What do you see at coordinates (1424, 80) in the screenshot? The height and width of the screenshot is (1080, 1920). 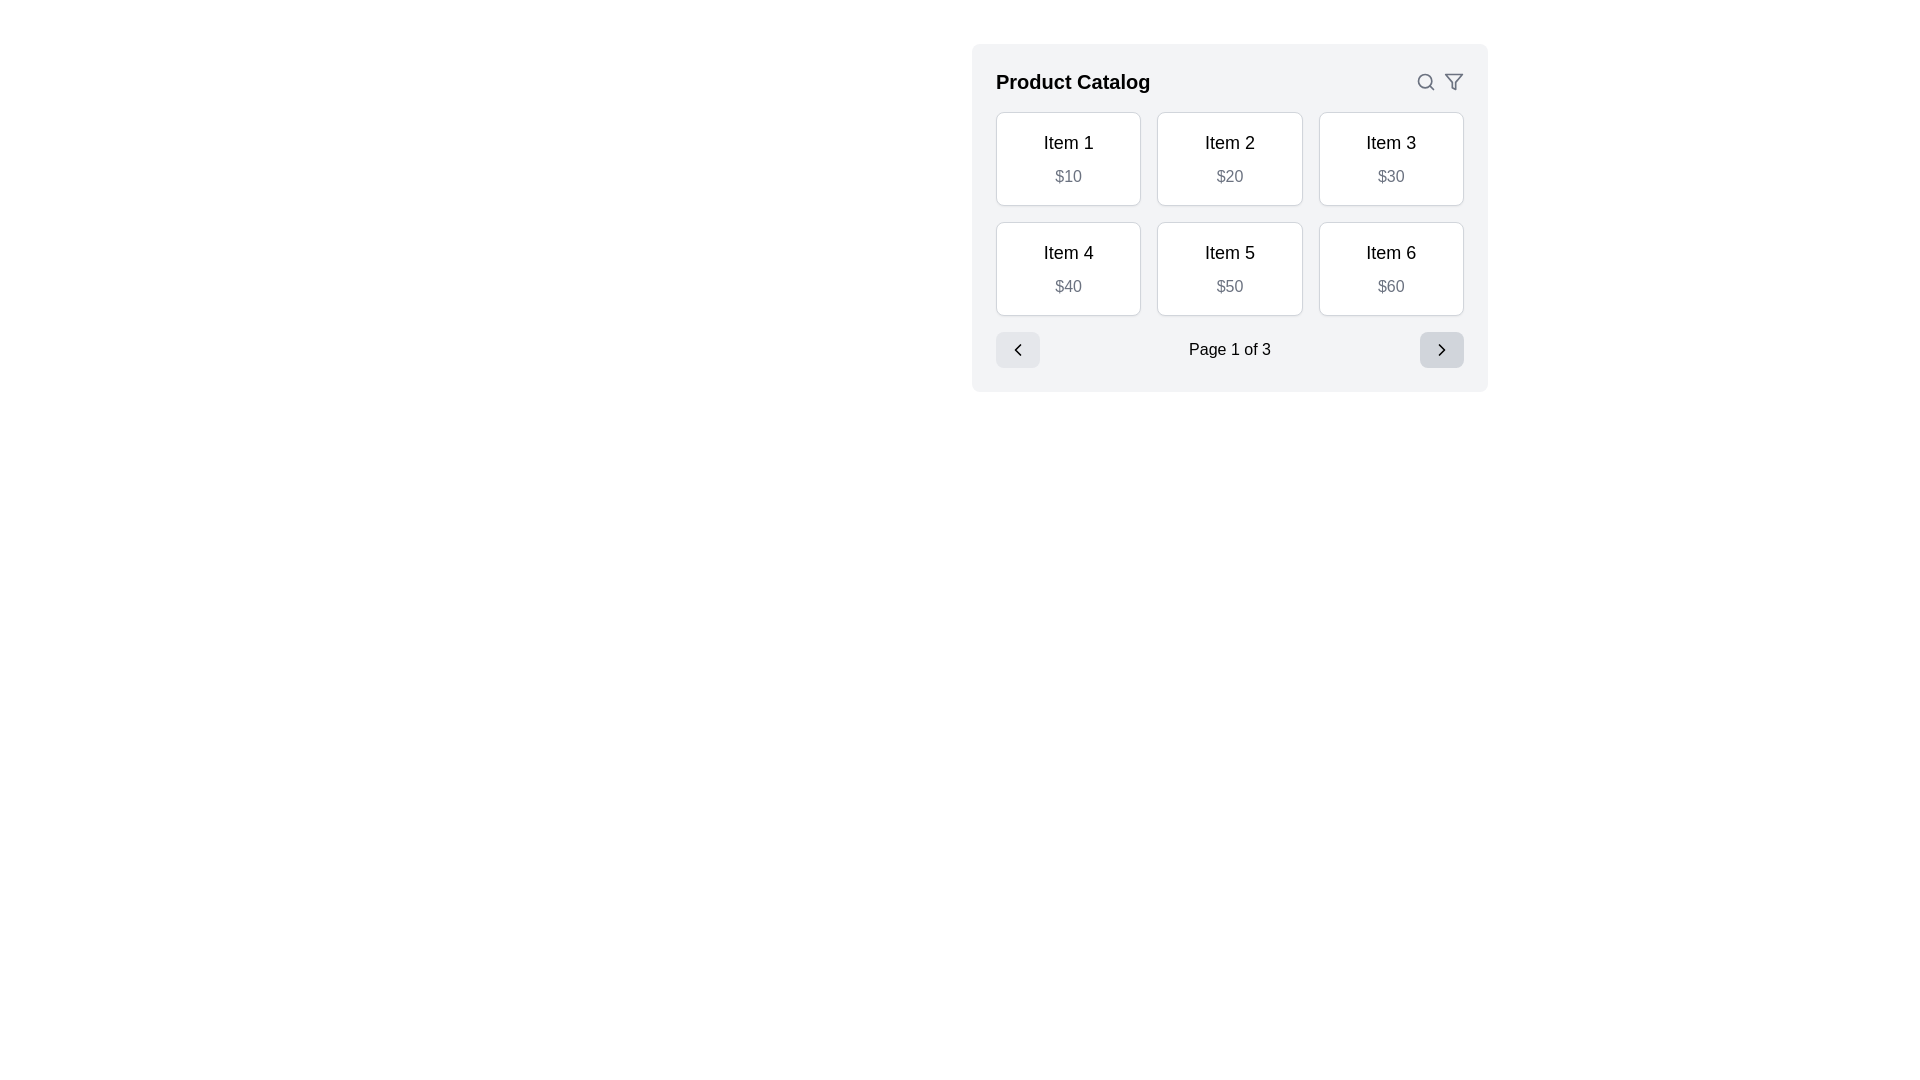 I see `the inner circular element of the magnifying glass search icon located in the upper-right corner of the UI` at bounding box center [1424, 80].